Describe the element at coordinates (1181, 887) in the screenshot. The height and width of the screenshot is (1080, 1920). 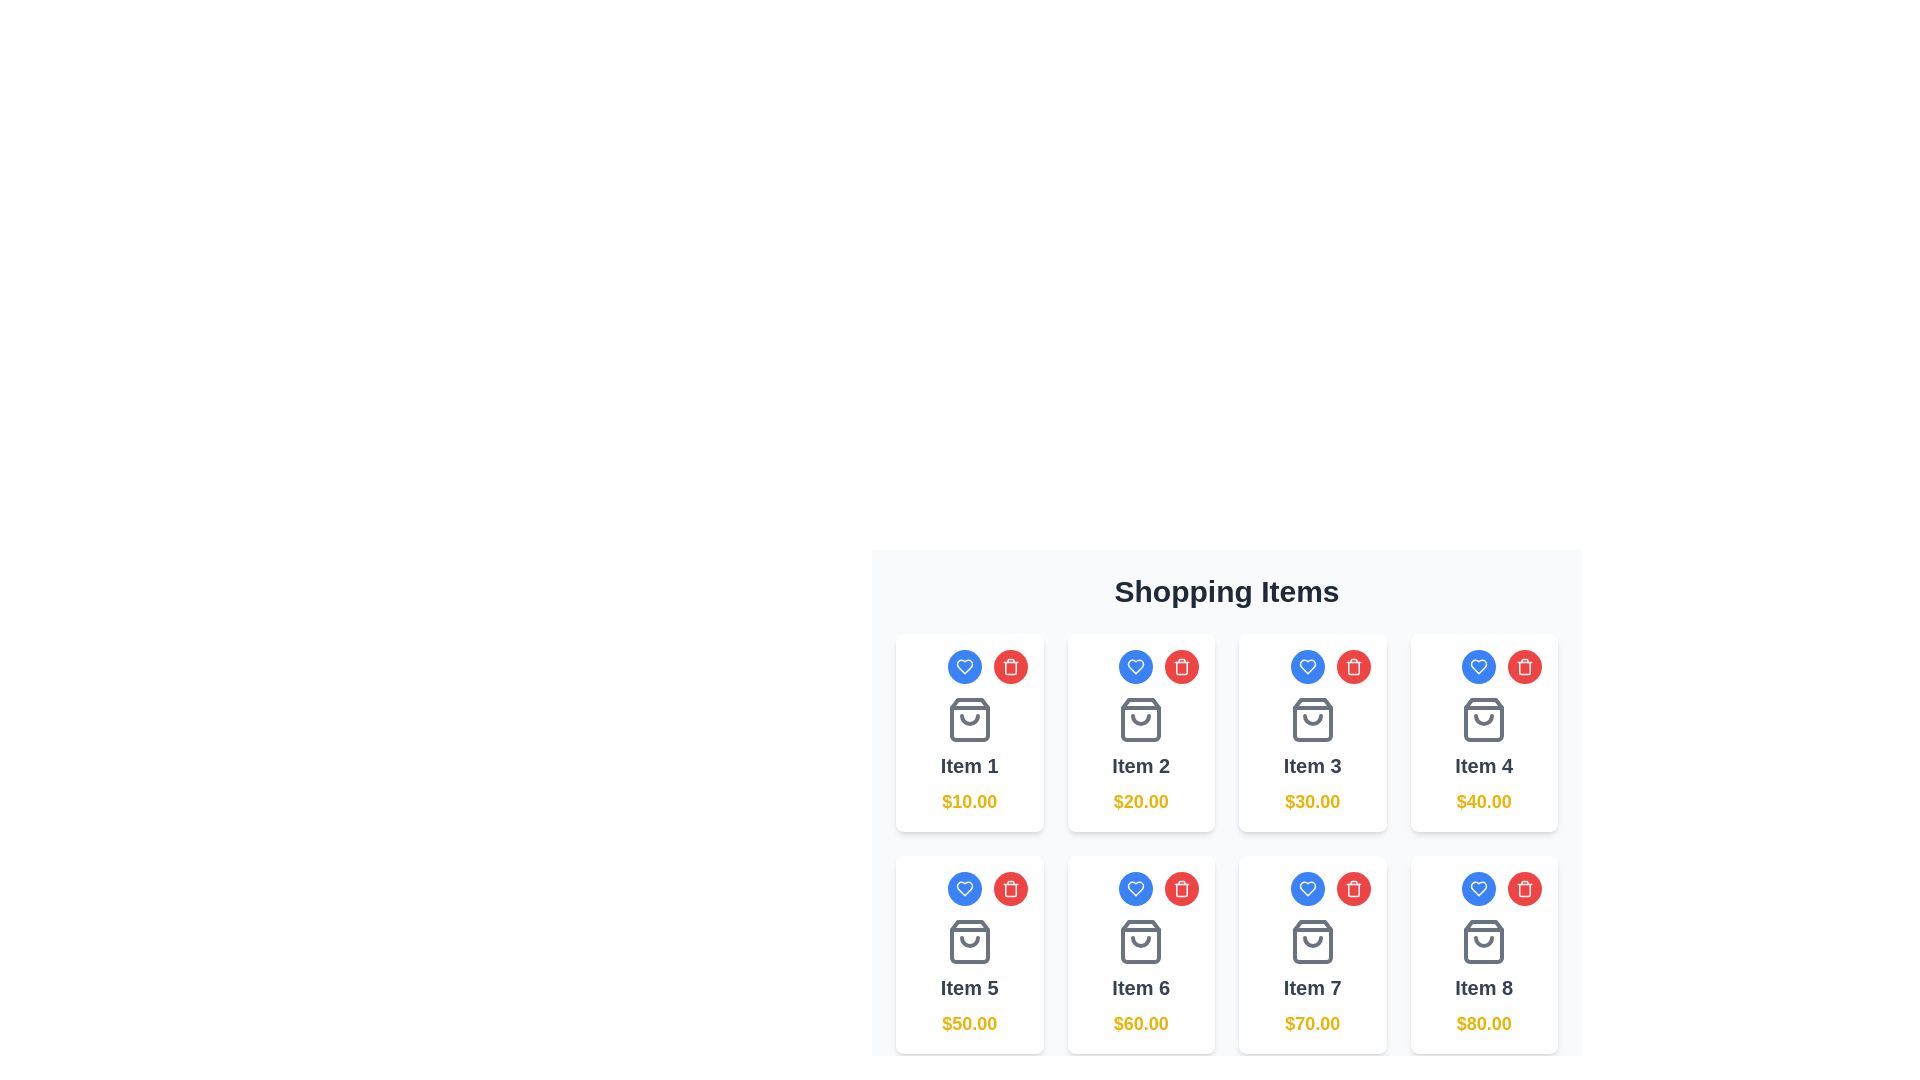
I see `the delete button located at the top-right corner of the product card in the shopping list layout` at that location.